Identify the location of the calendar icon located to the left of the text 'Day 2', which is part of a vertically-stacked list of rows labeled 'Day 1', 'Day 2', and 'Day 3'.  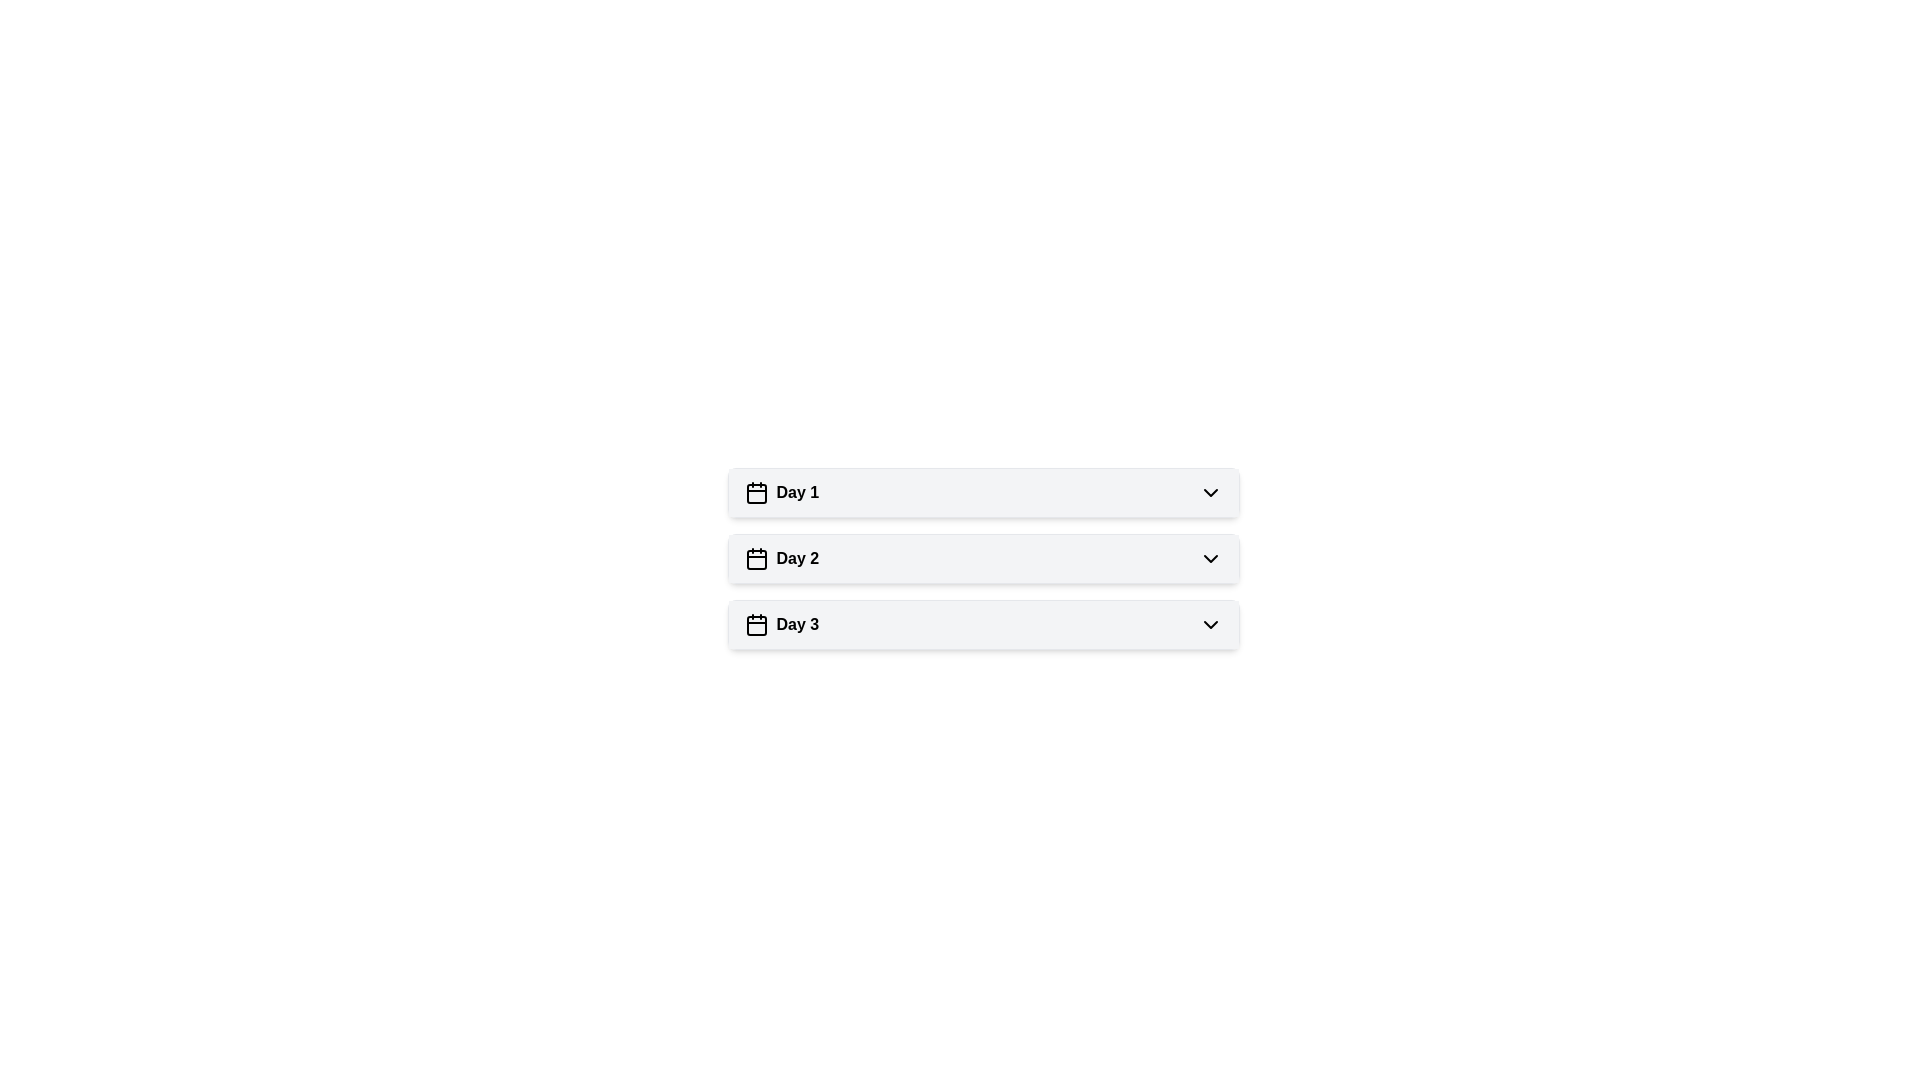
(755, 559).